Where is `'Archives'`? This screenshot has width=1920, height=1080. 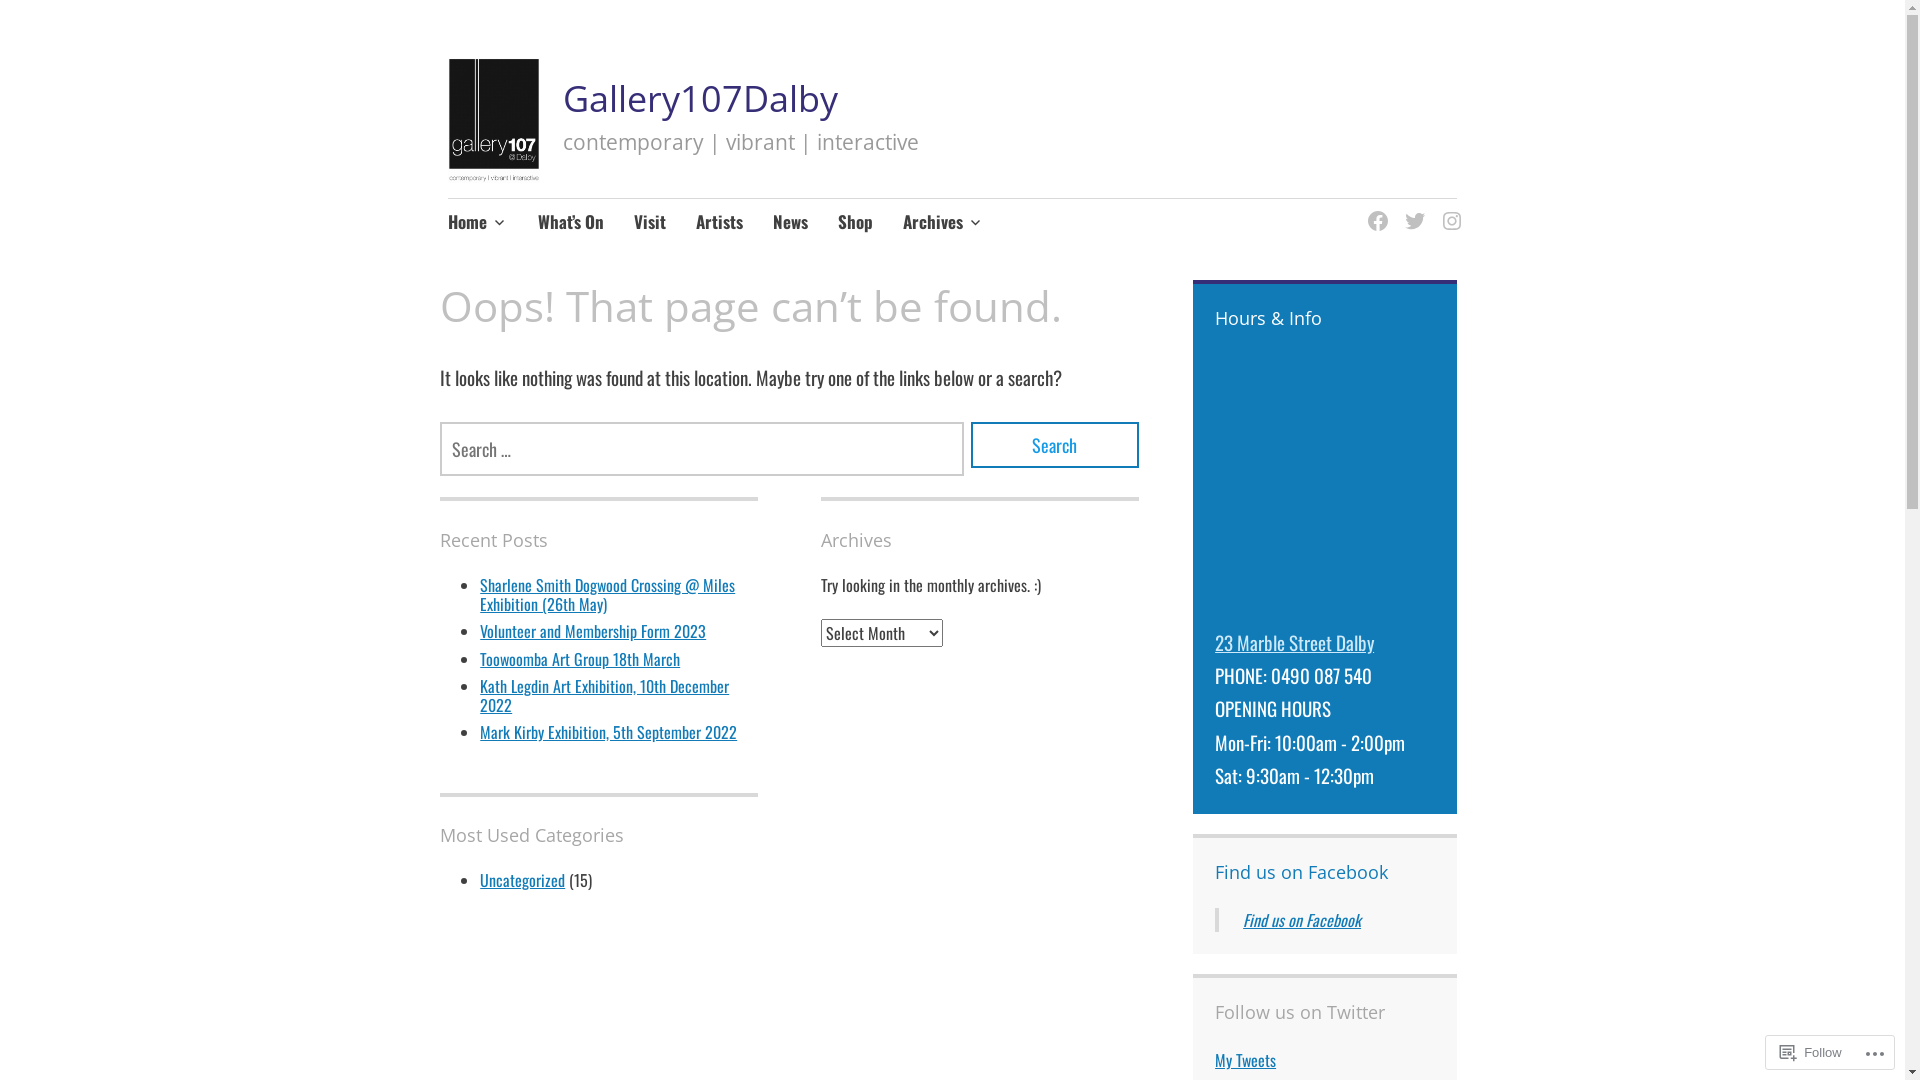
'Archives' is located at coordinates (942, 223).